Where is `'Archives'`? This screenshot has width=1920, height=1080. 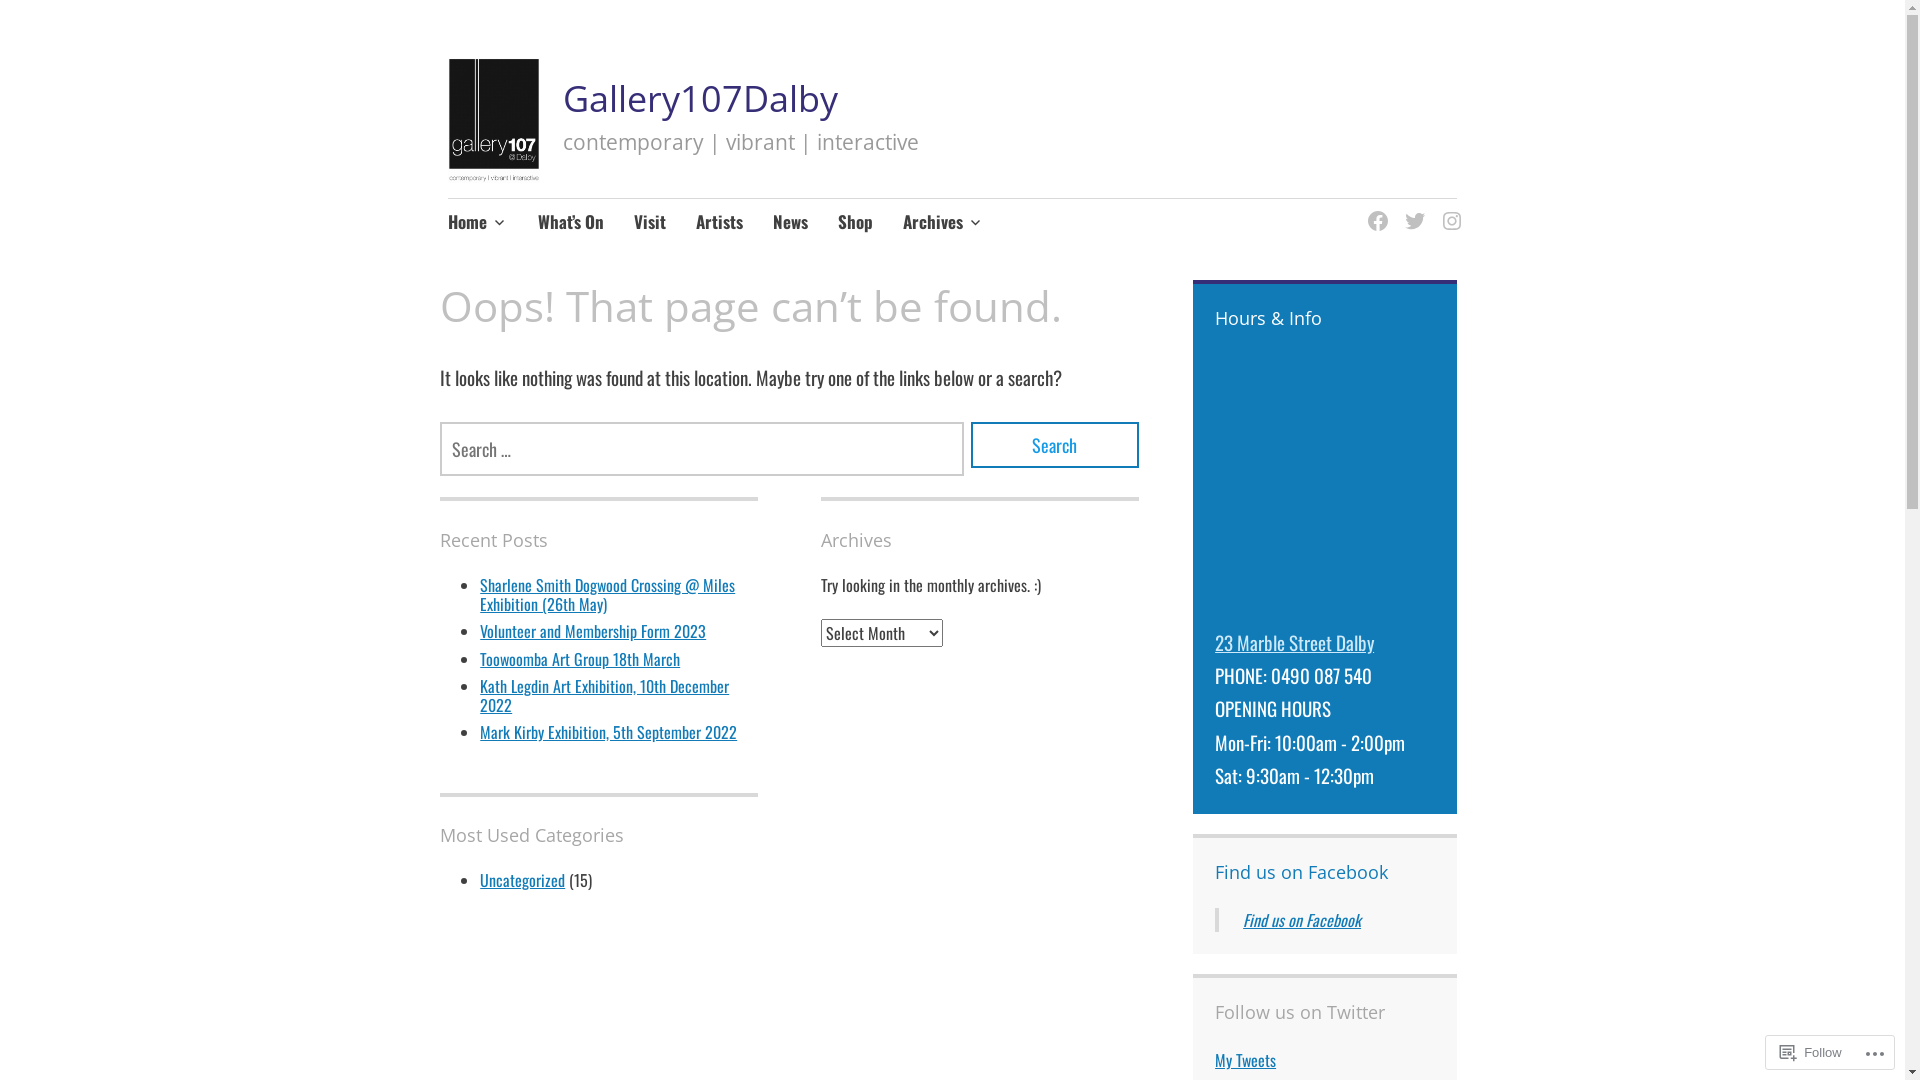
'Archives' is located at coordinates (942, 223).